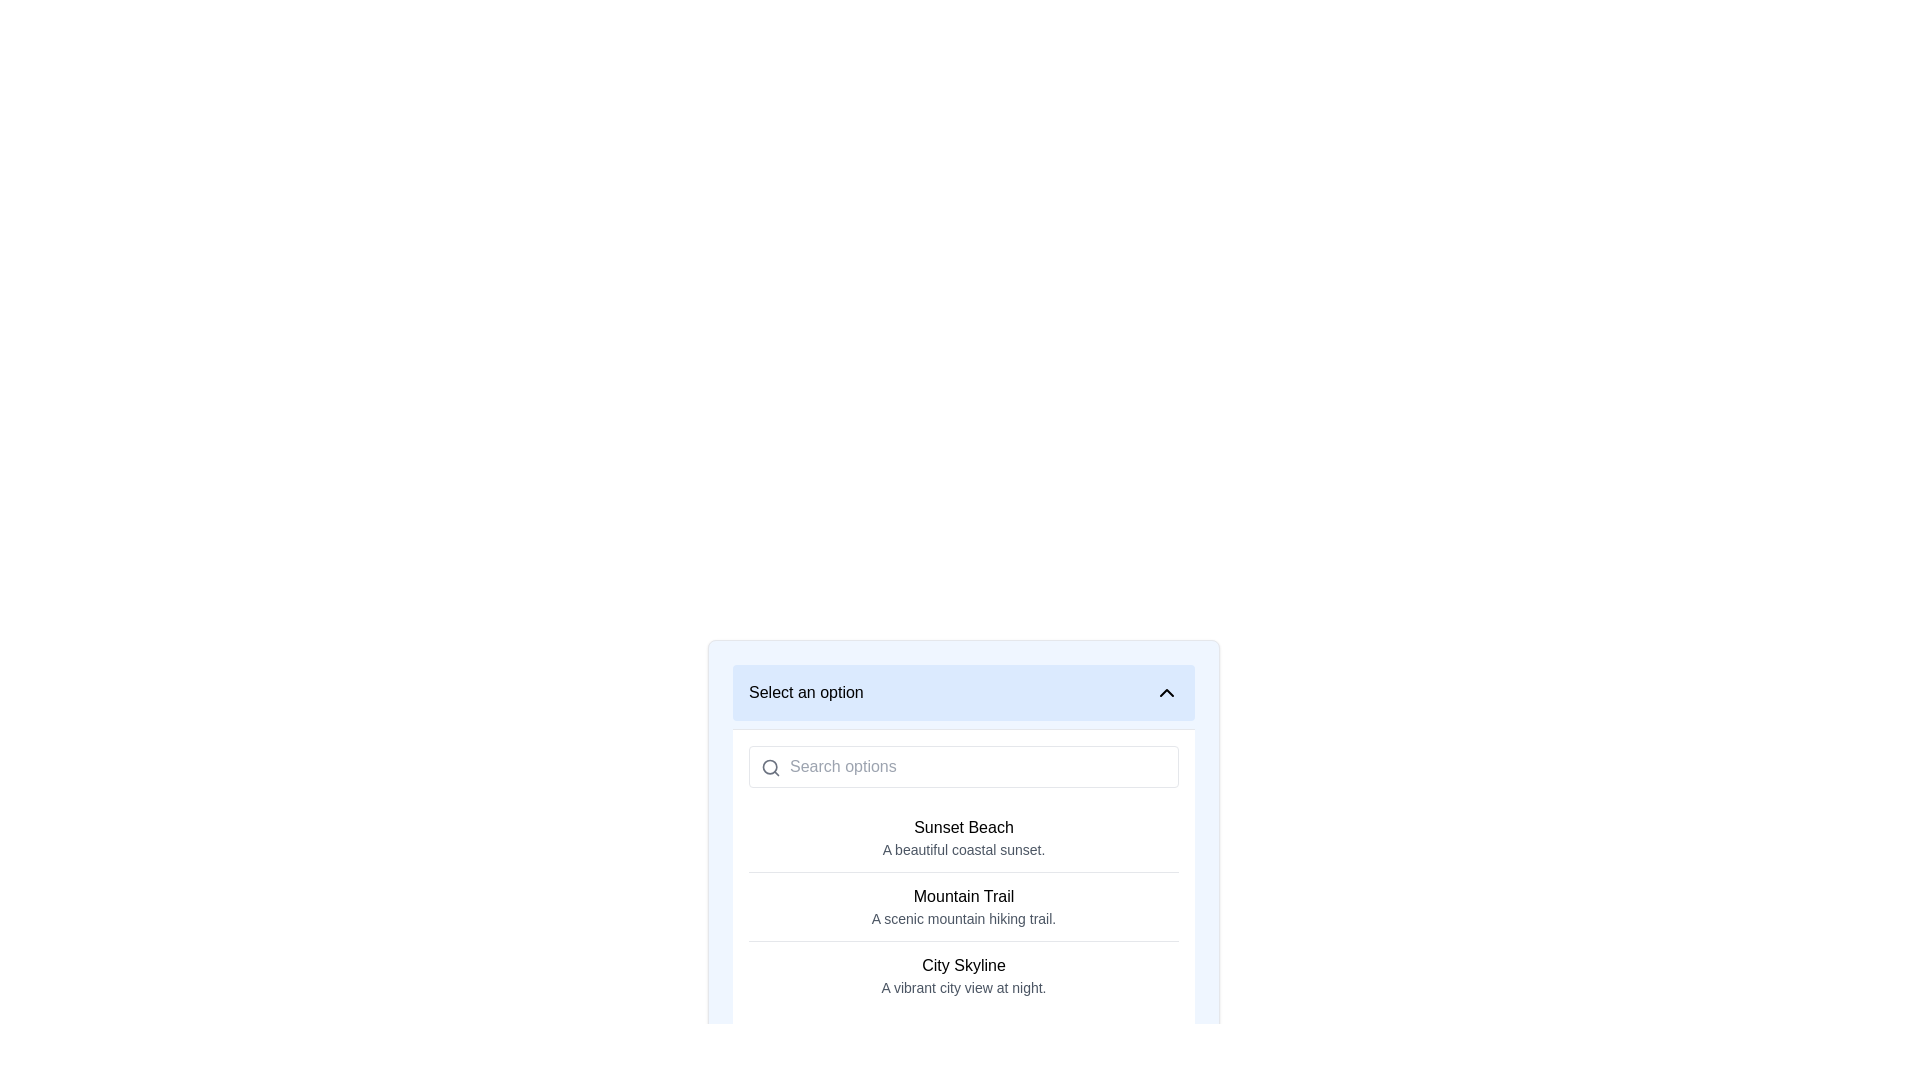  Describe the element at coordinates (964, 986) in the screenshot. I see `the Text Label that reads 'A vibrant city view at night', which is styled in gray and located directly below the title 'City Skyline'` at that location.